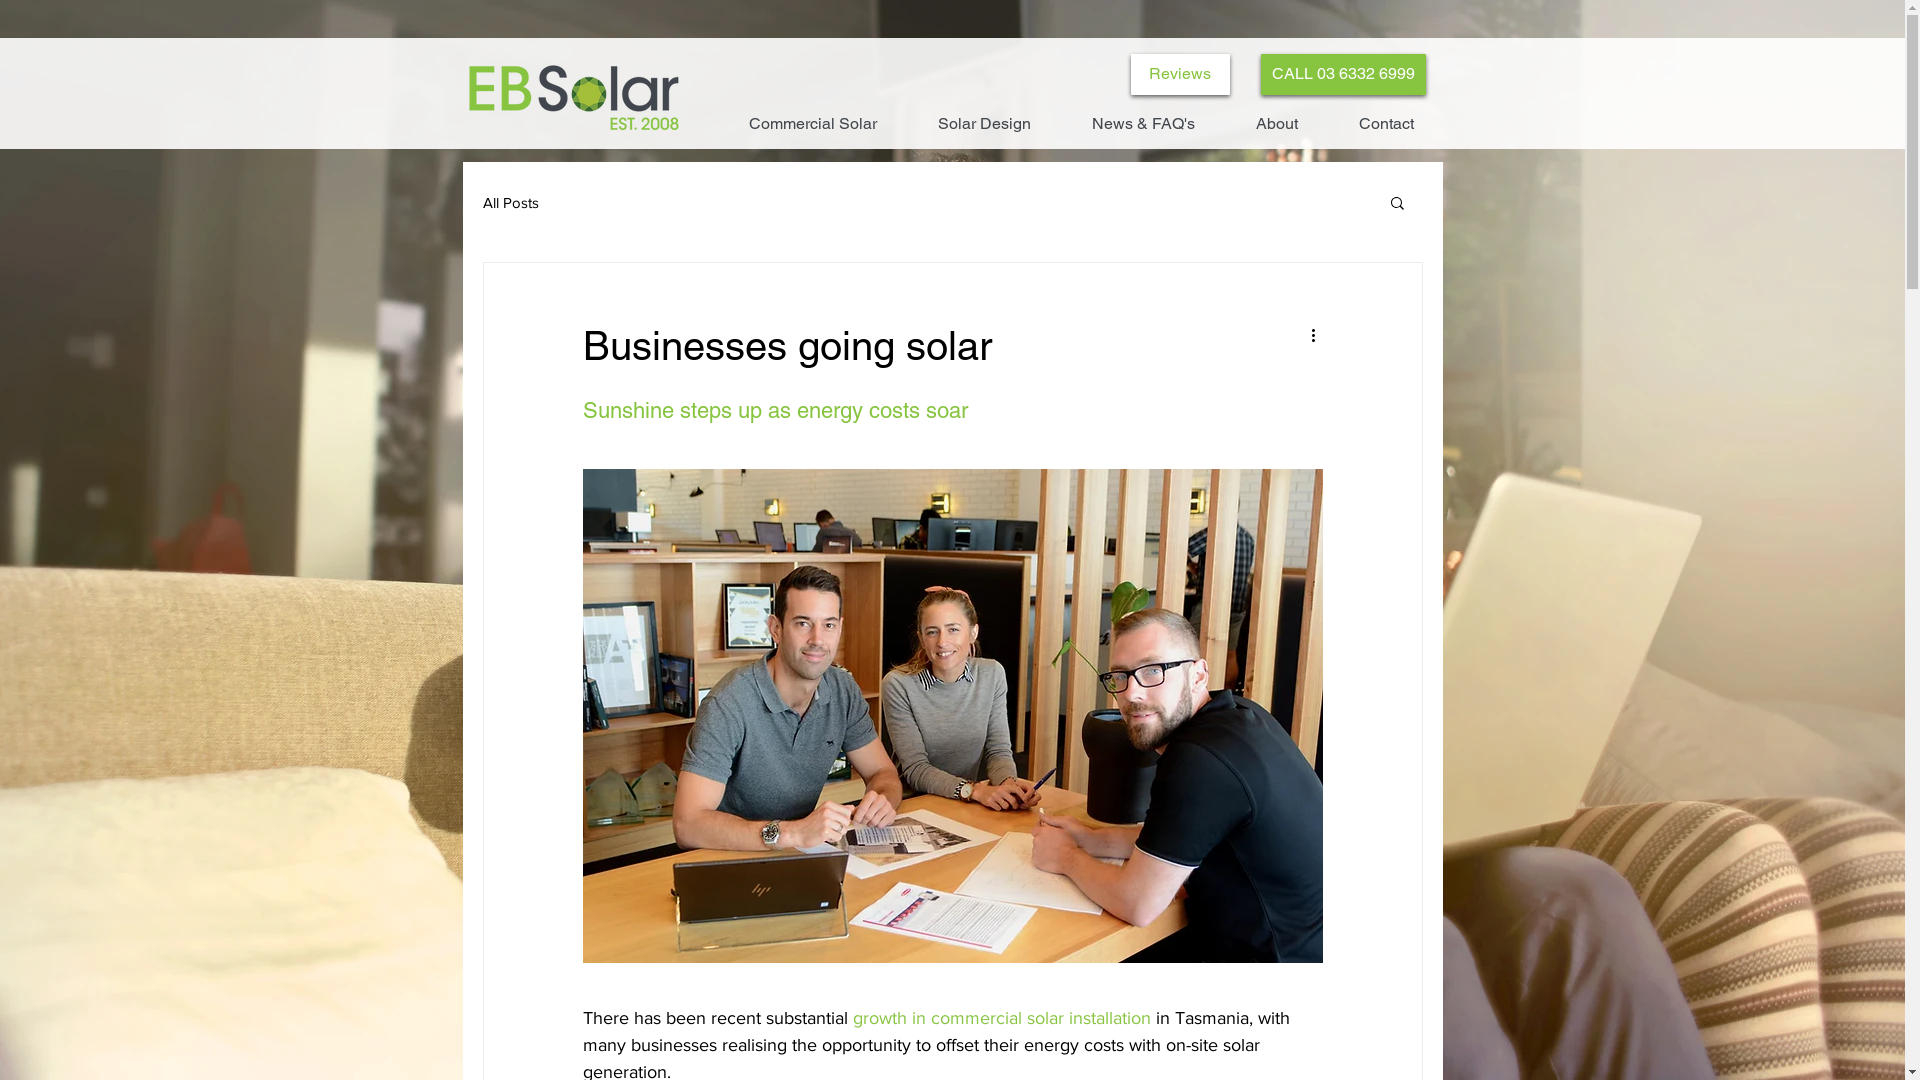  I want to click on 'Commercial Solar', so click(812, 123).